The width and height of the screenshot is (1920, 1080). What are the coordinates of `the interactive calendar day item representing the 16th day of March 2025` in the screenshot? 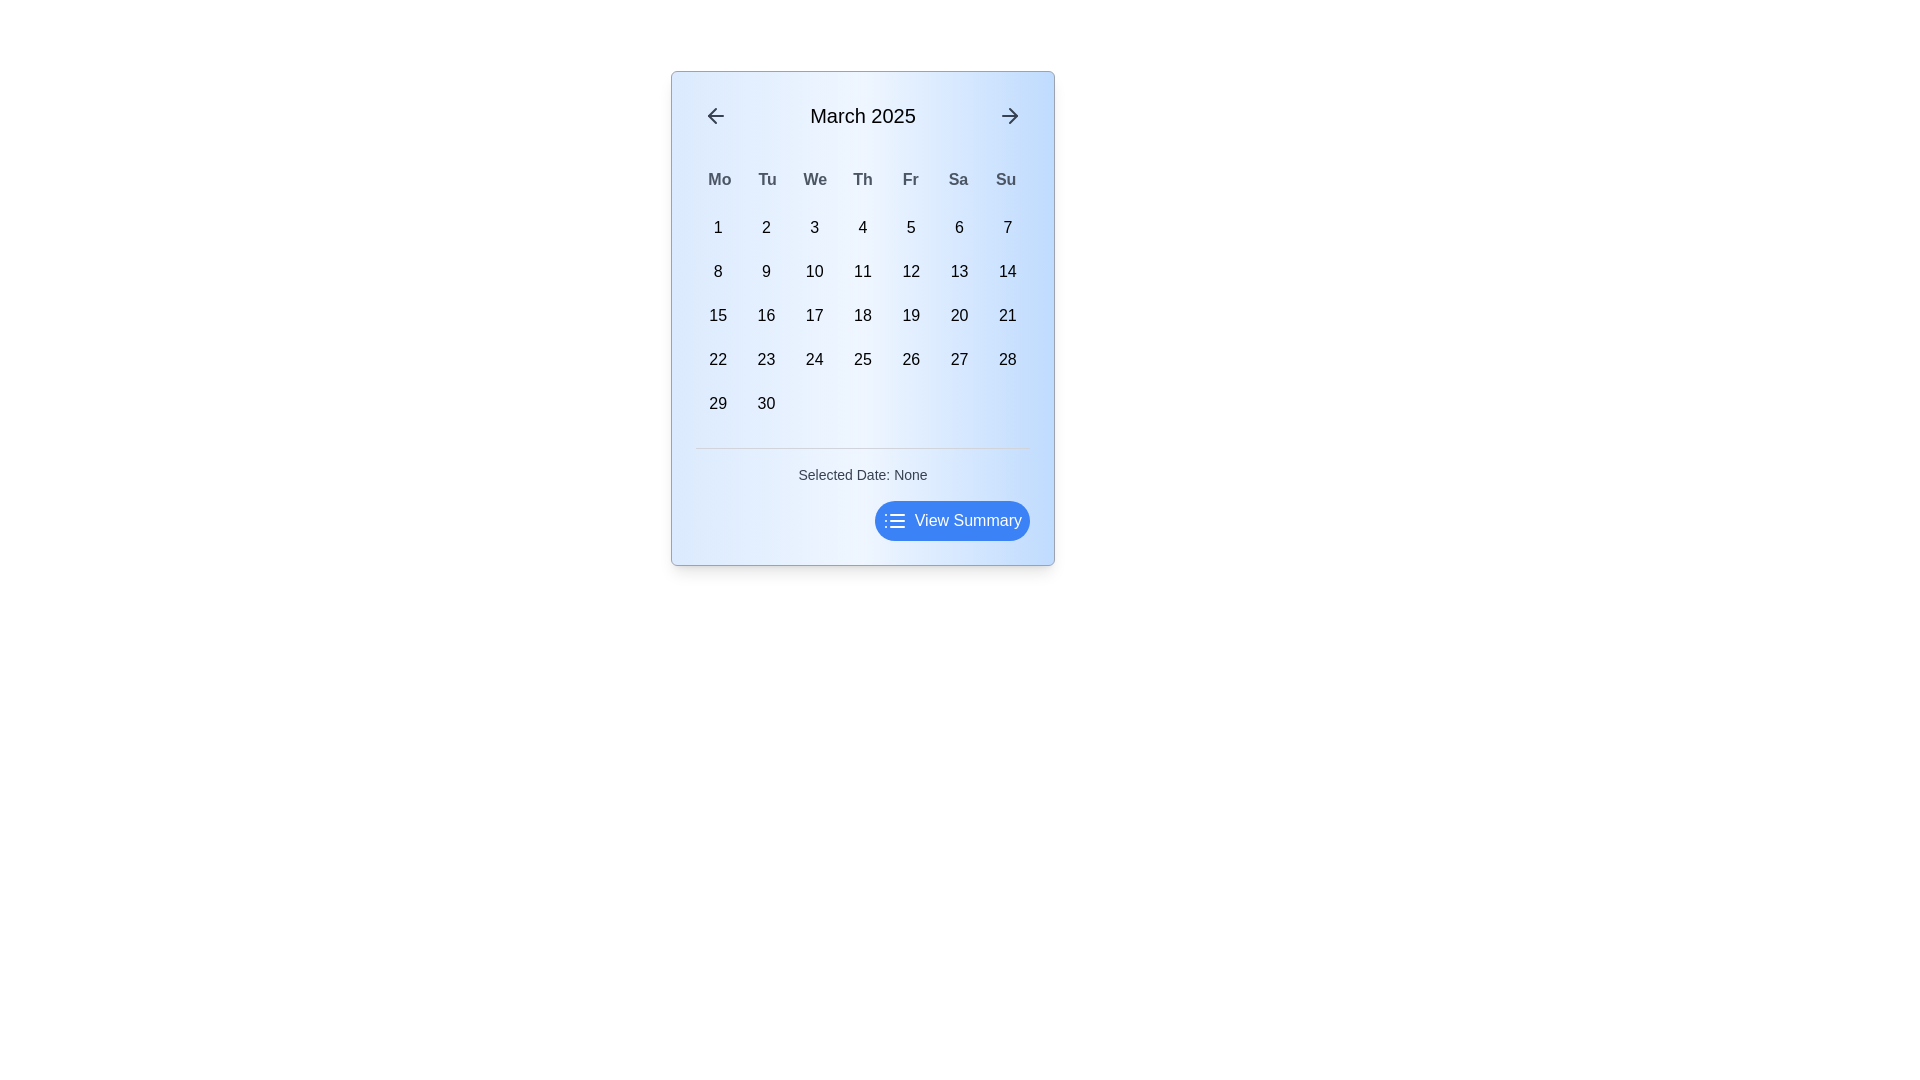 It's located at (765, 315).